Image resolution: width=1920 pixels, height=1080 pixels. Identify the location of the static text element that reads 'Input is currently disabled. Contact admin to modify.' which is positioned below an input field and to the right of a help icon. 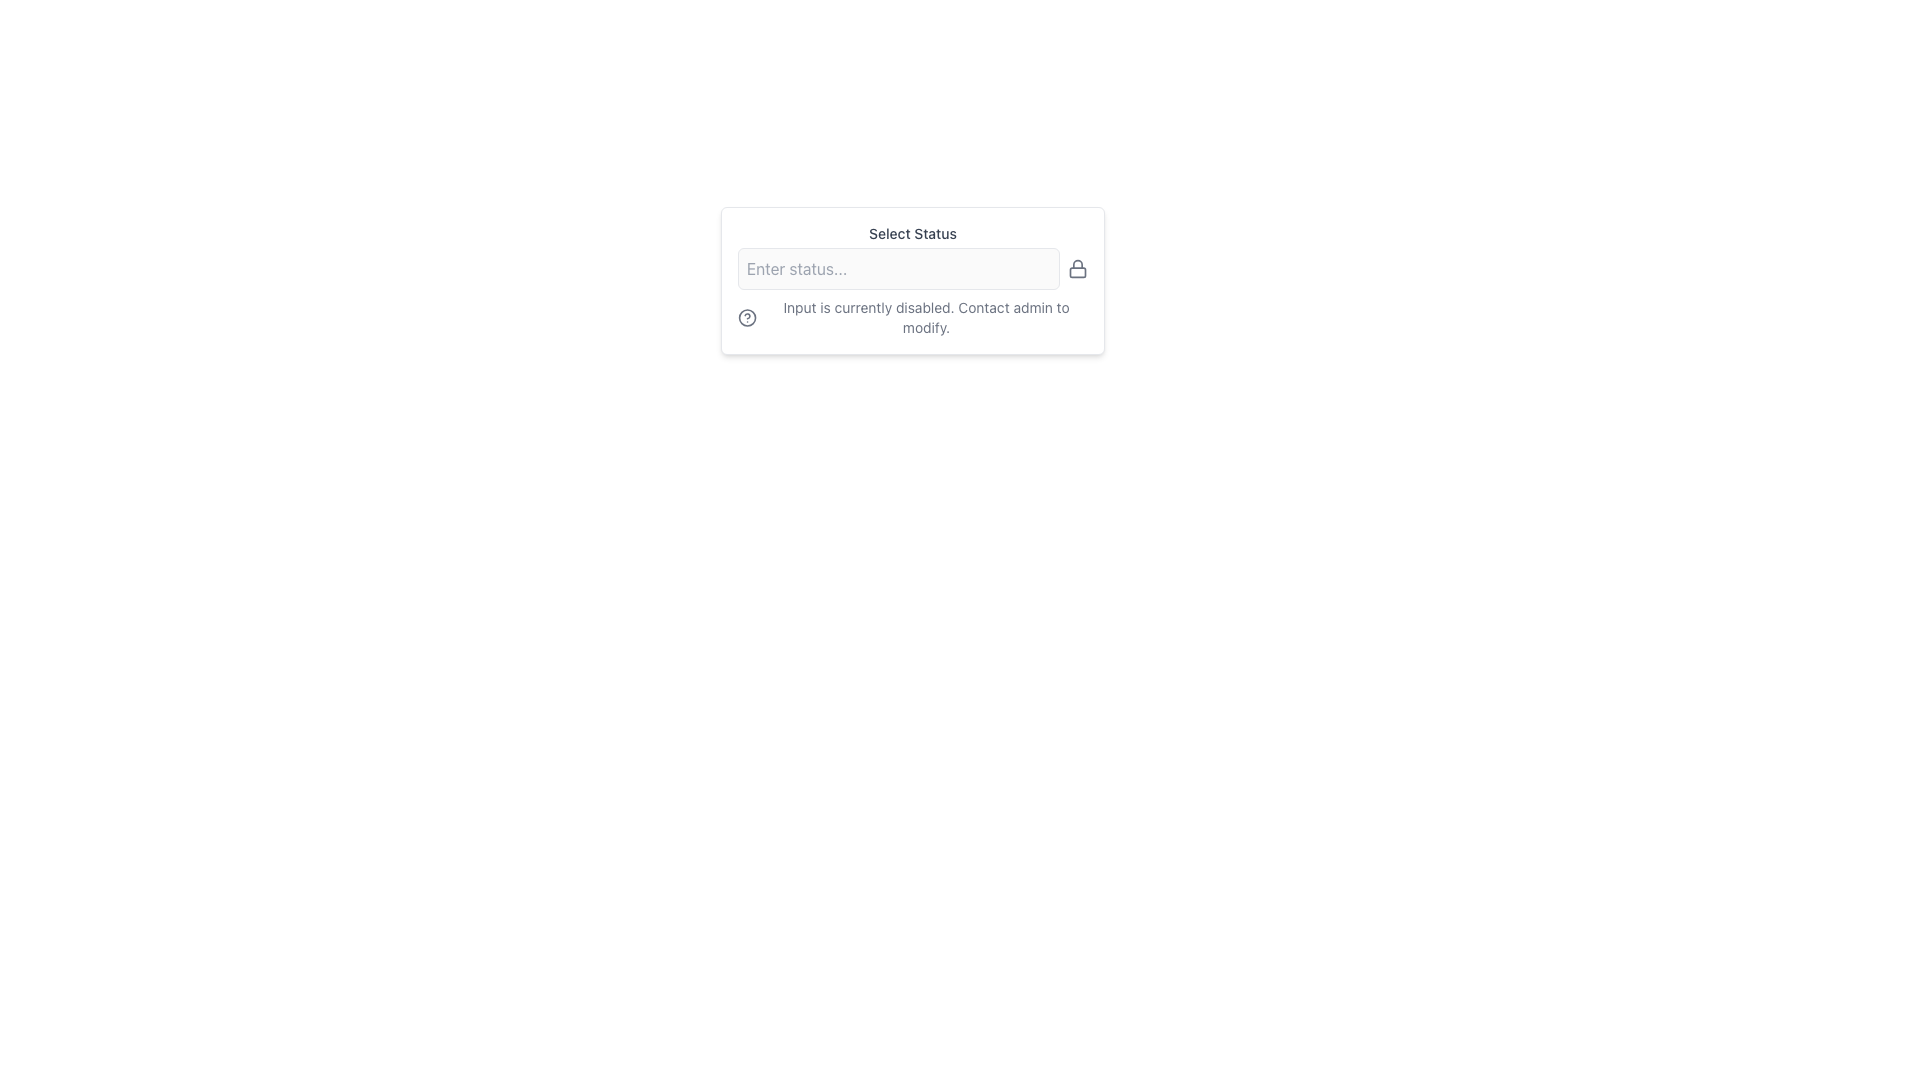
(925, 316).